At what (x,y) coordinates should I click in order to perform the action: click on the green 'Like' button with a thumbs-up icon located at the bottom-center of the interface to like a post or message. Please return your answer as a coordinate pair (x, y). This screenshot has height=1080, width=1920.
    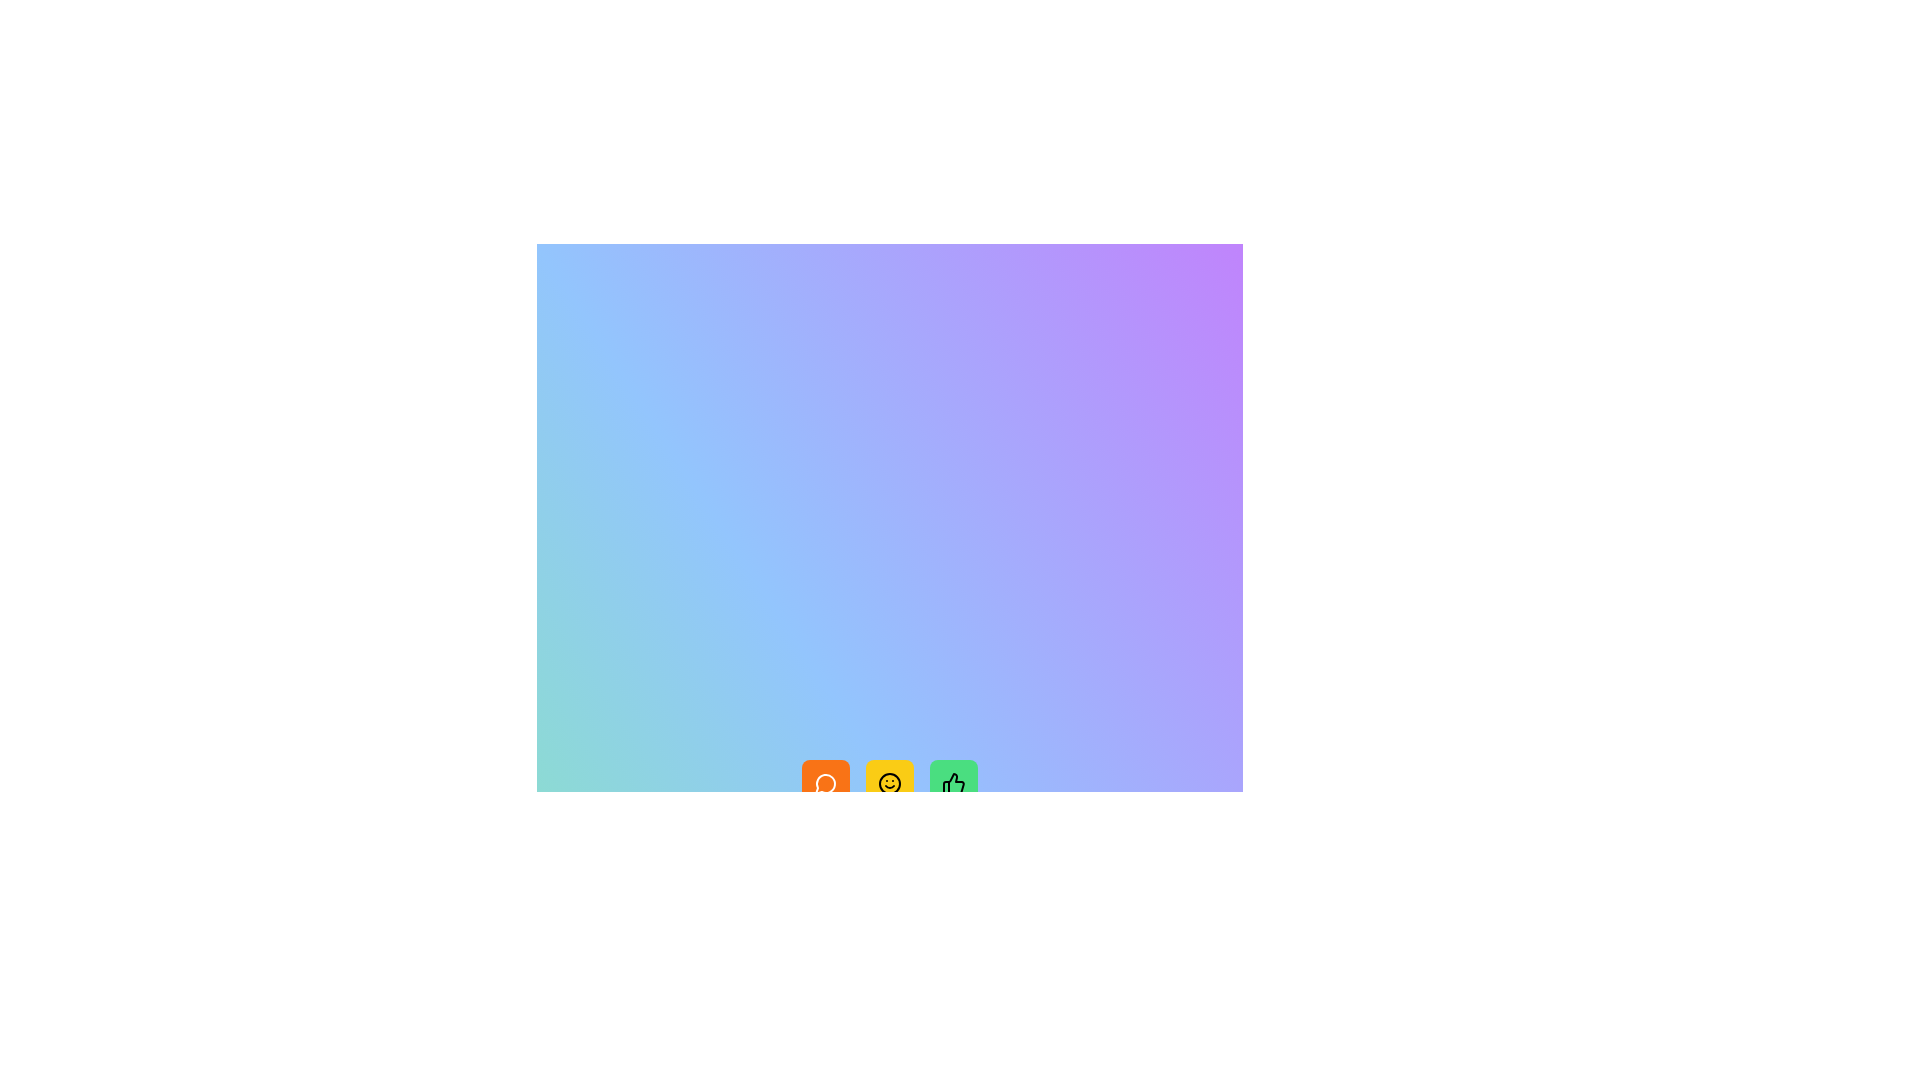
    Looking at the image, I should click on (953, 782).